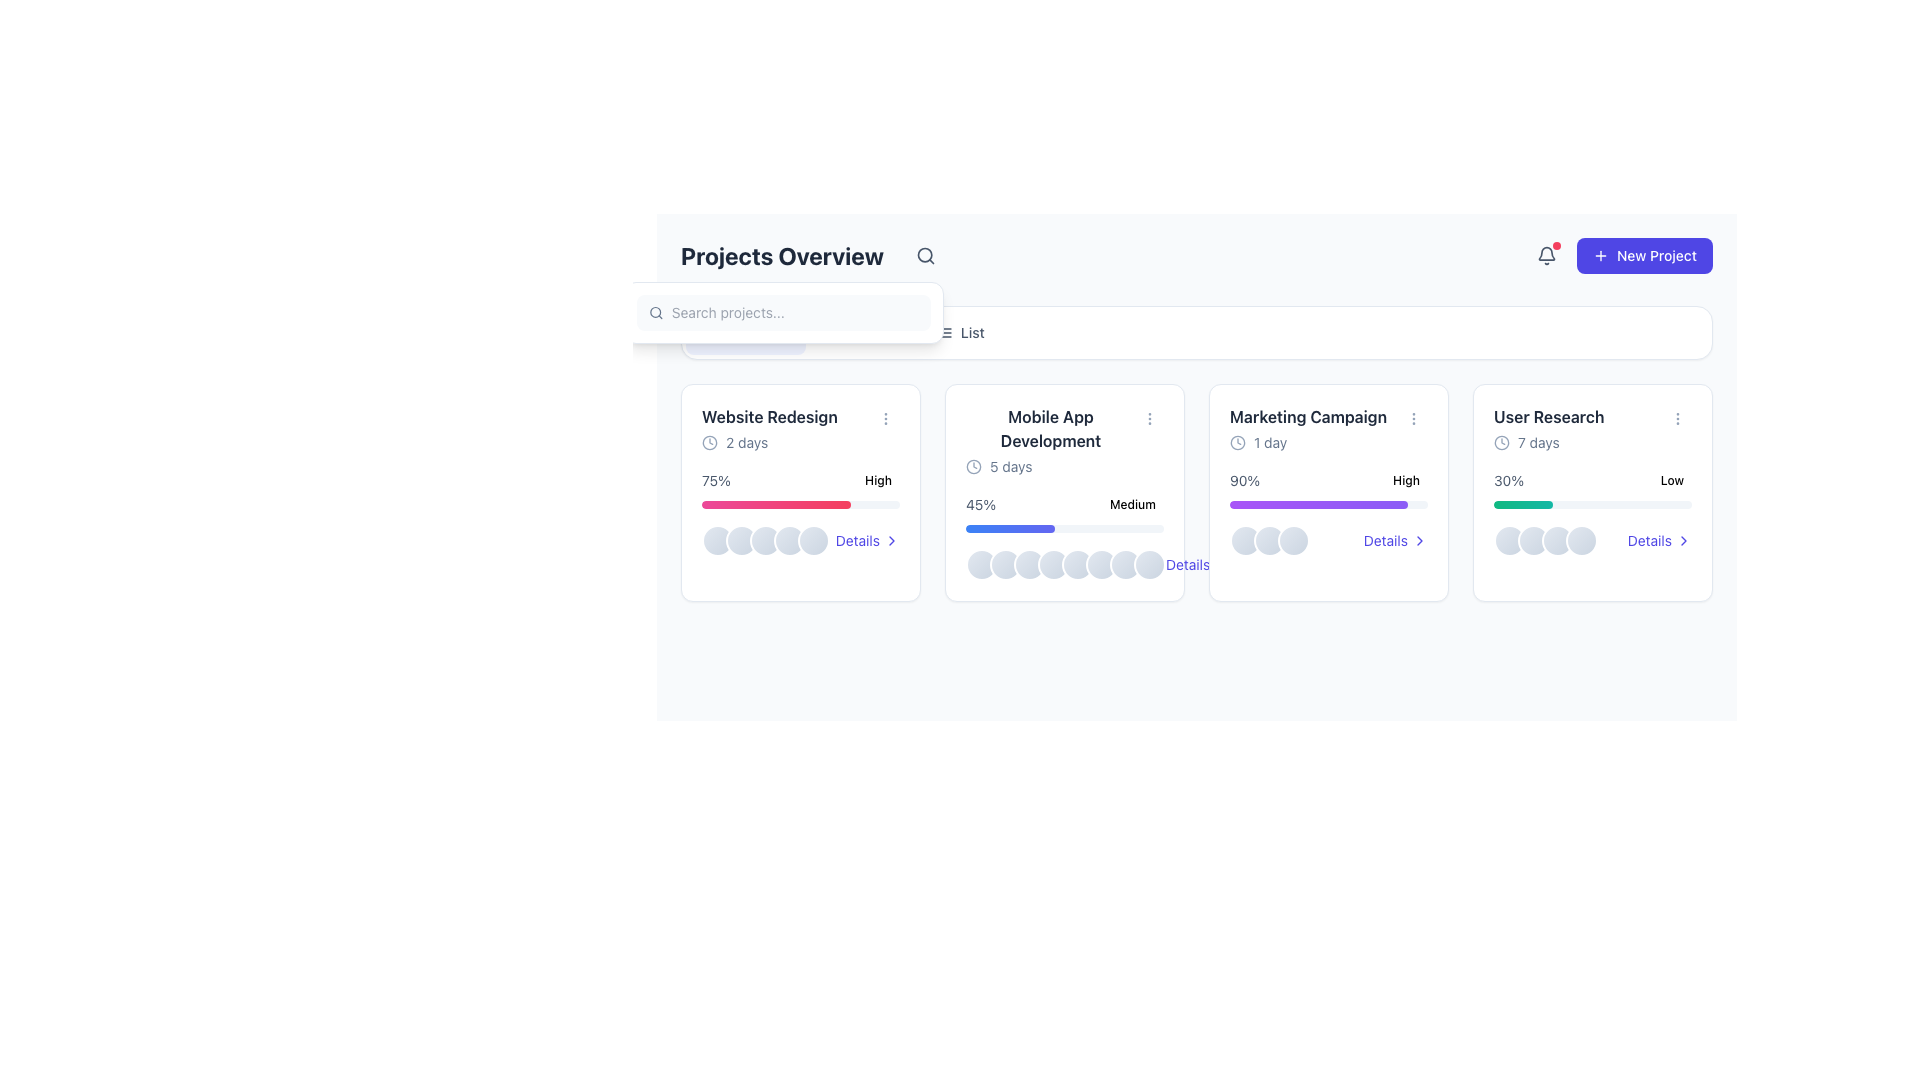 This screenshot has height=1080, width=1920. Describe the element at coordinates (925, 254) in the screenshot. I see `the magnifying glass icon associated with the search function located in the top right of the header section next to 'Projects Overview'` at that location.